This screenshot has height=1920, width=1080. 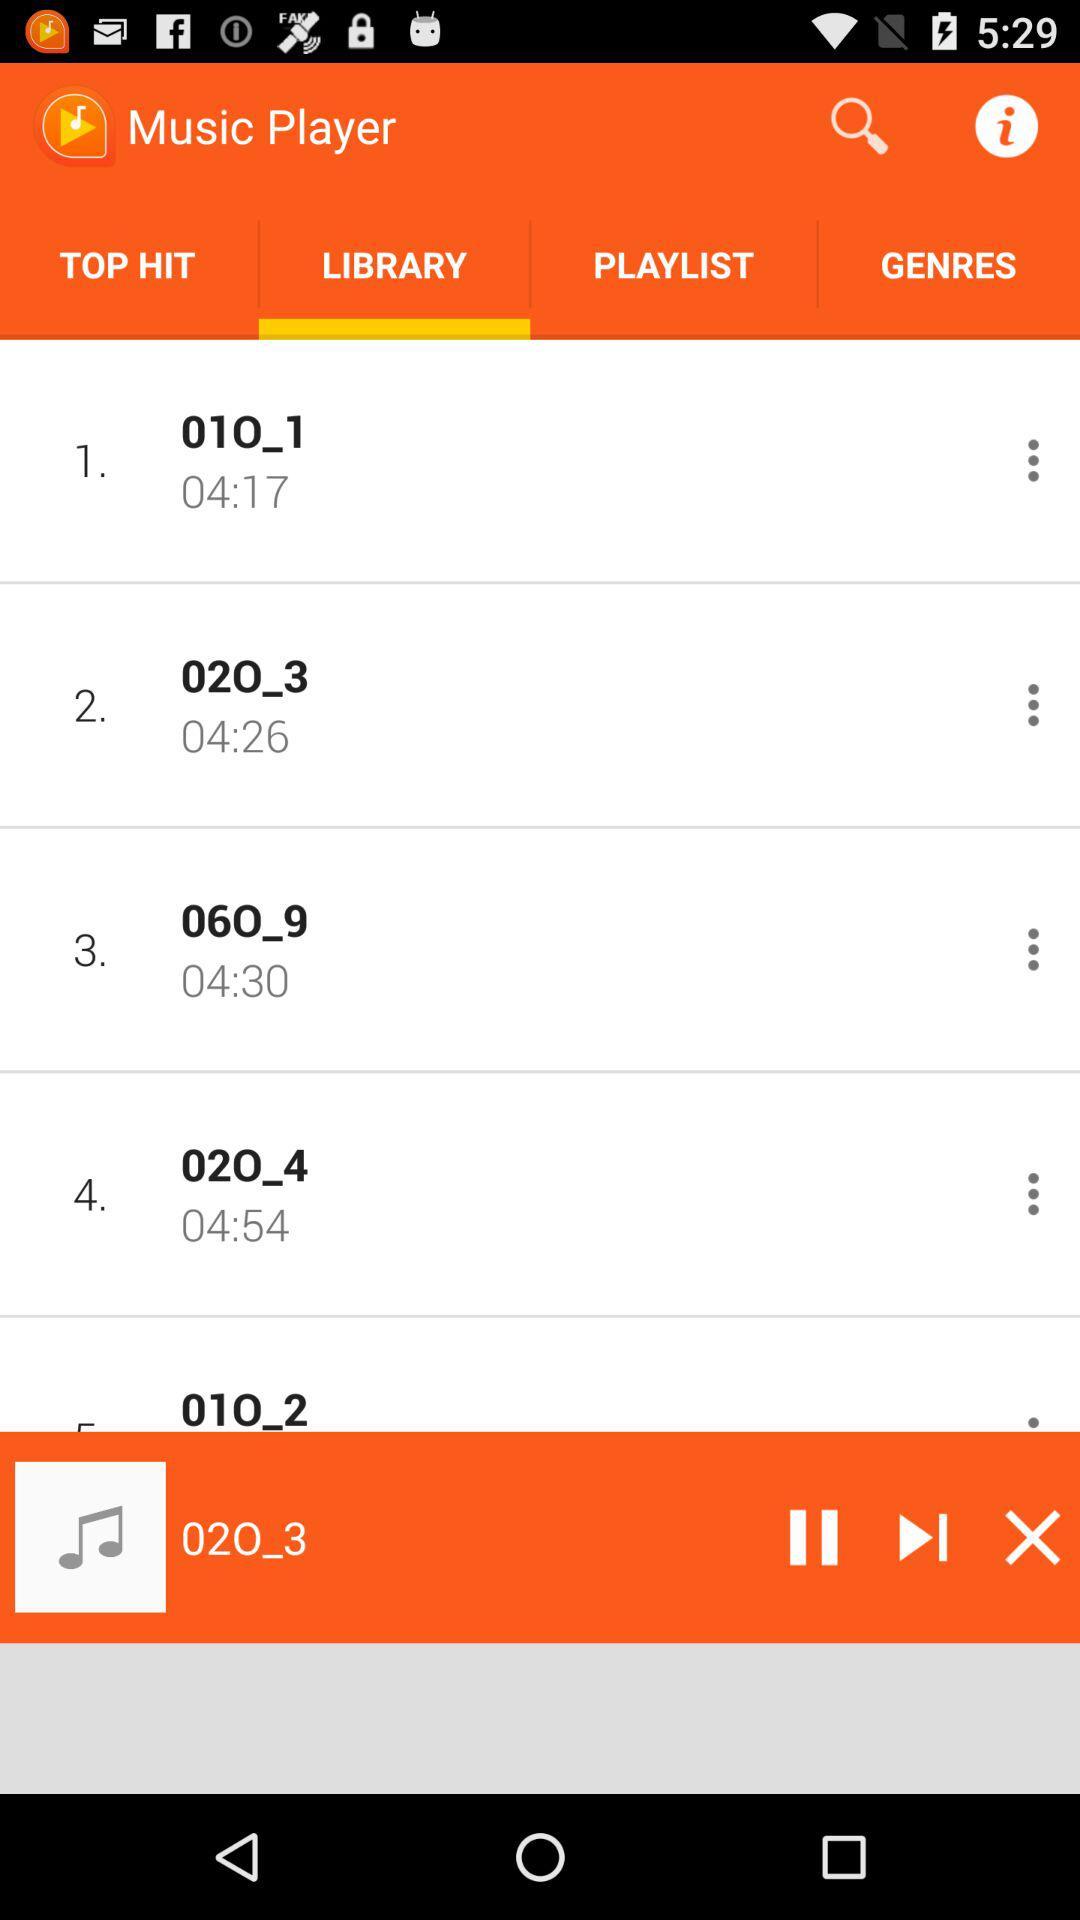 I want to click on open more options, so click(x=1033, y=705).